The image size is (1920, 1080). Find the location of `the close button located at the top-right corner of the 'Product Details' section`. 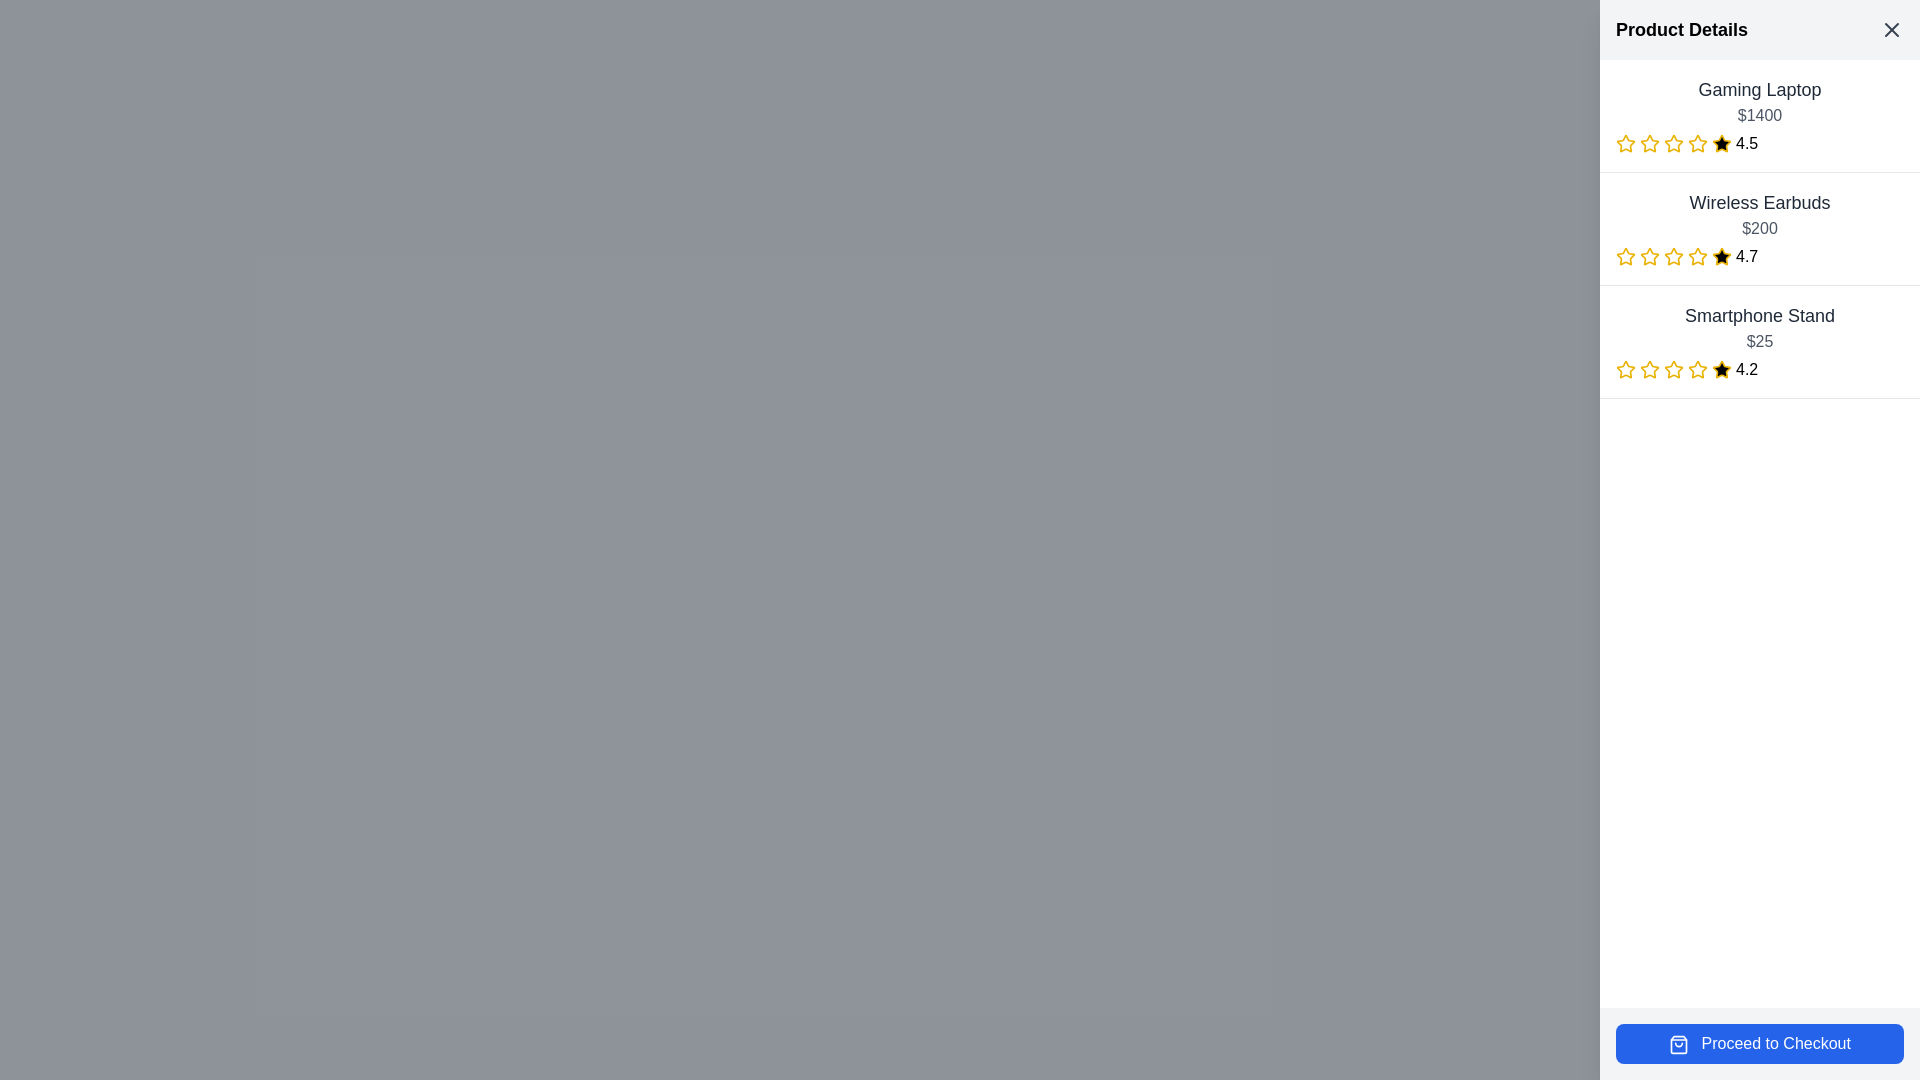

the close button located at the top-right corner of the 'Product Details' section is located at coordinates (1890, 30).